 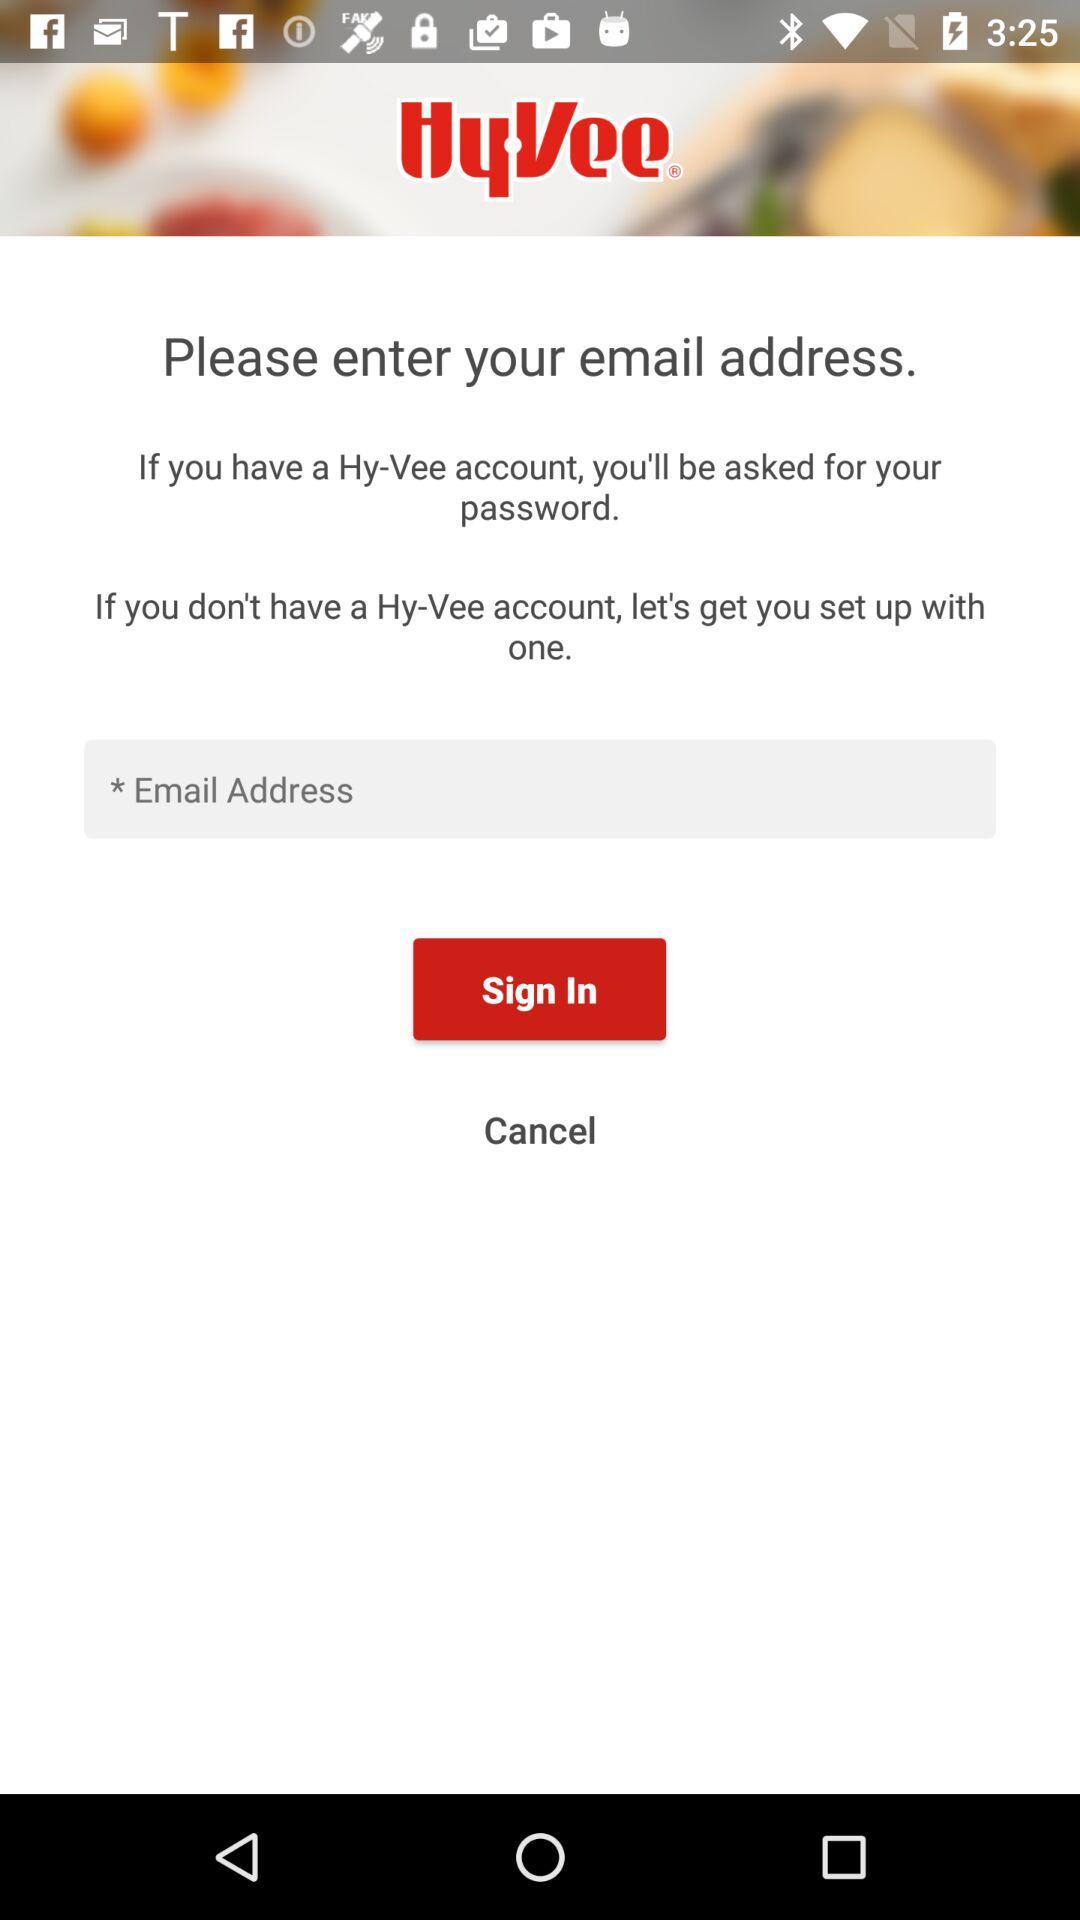 I want to click on mail textbox, so click(x=540, y=787).